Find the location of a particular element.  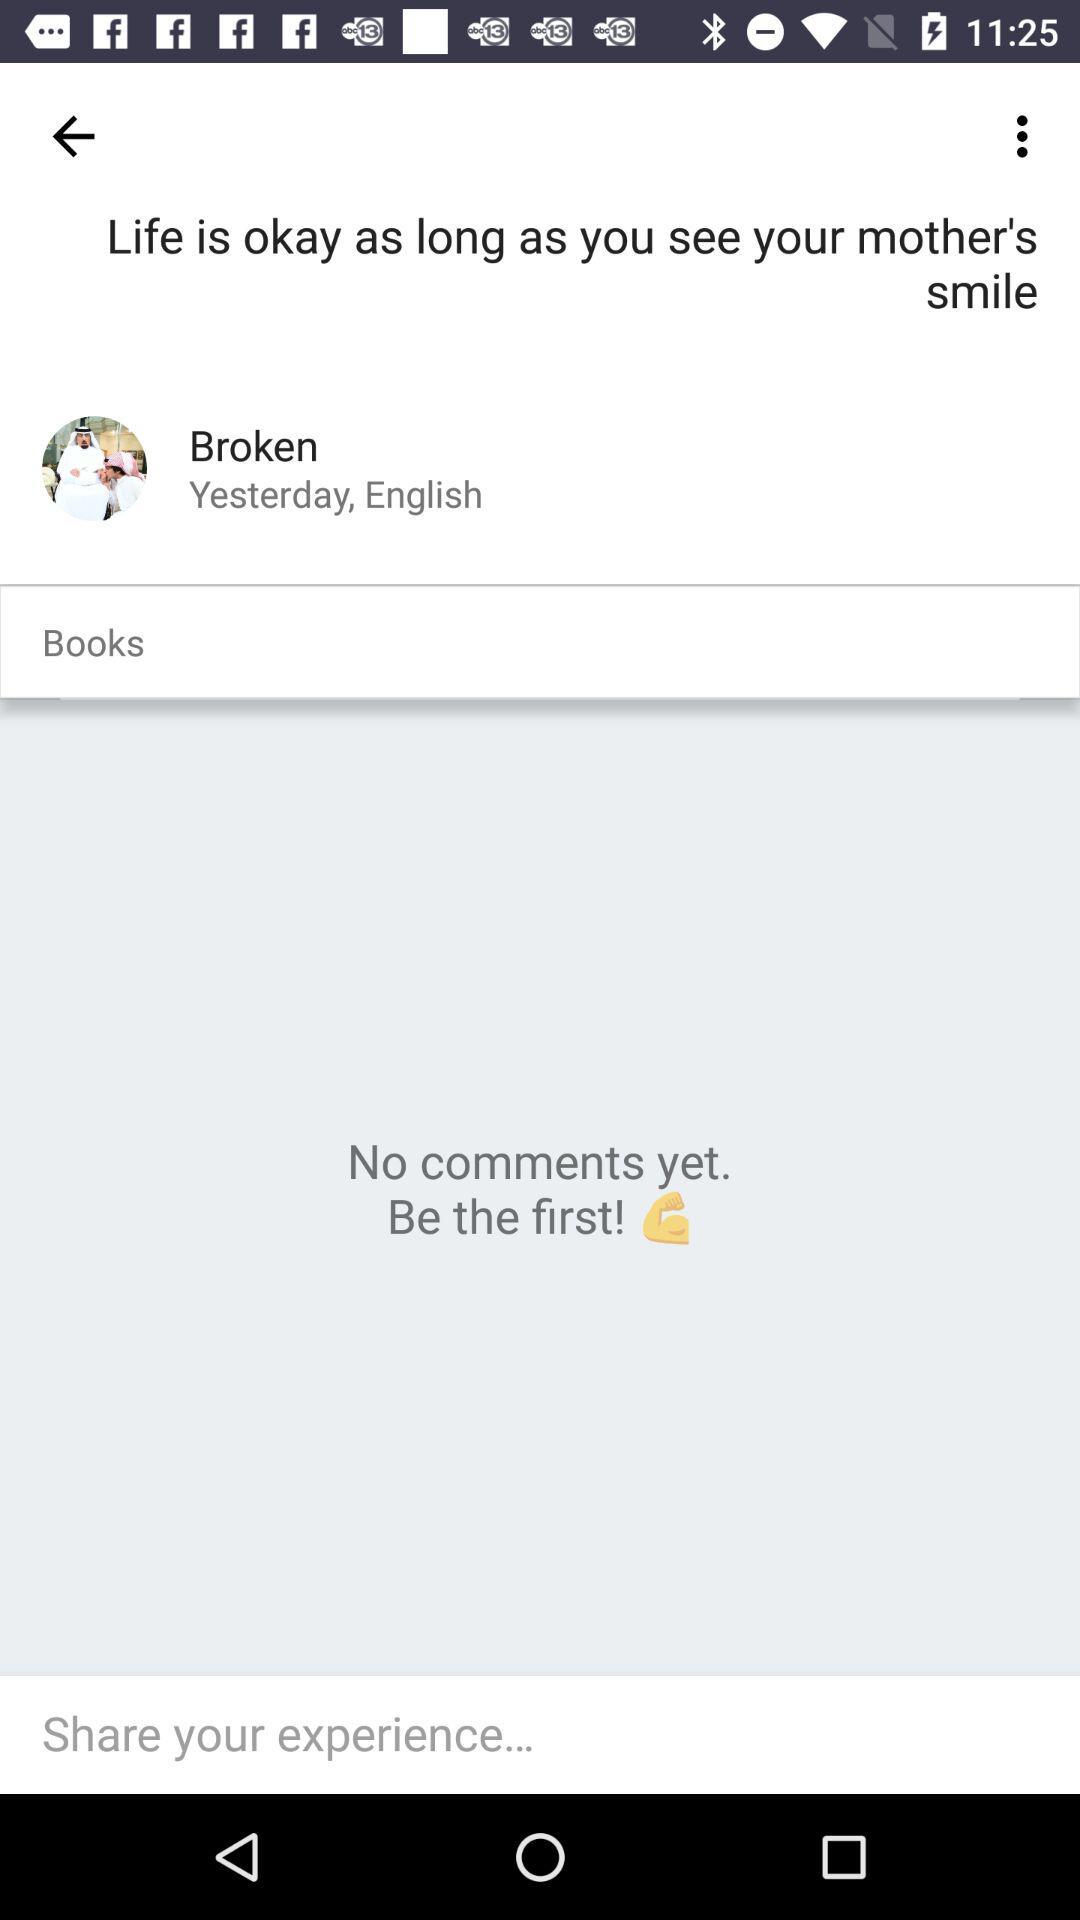

author is located at coordinates (94, 467).